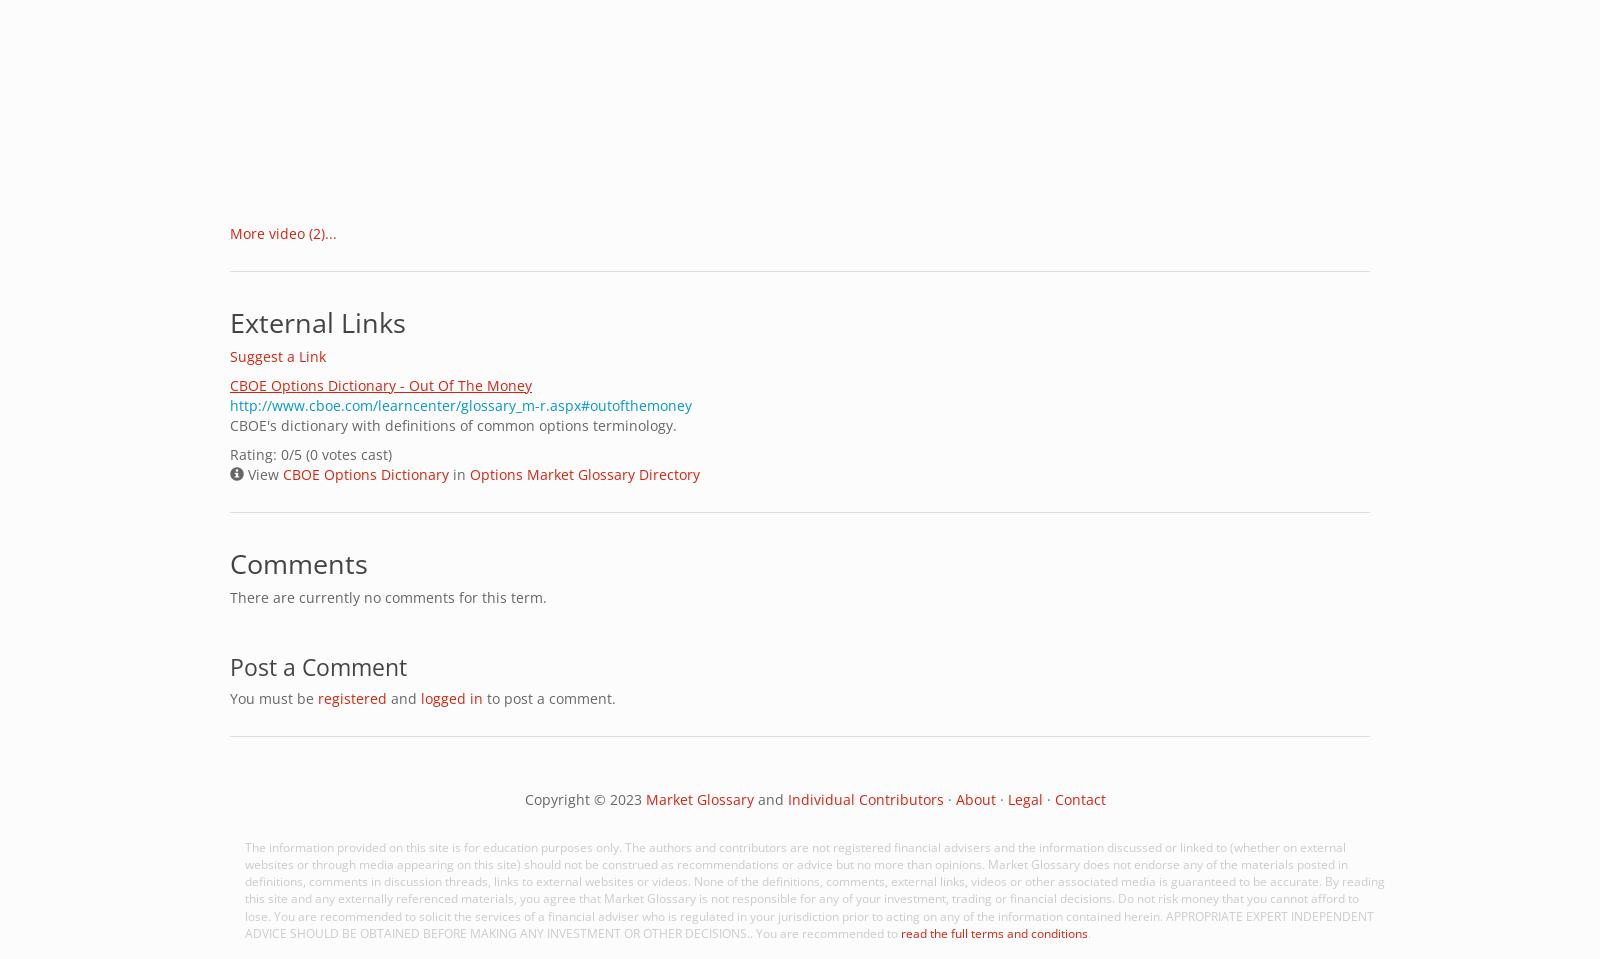 The image size is (1600, 959). What do you see at coordinates (450, 697) in the screenshot?
I see `'logged in'` at bounding box center [450, 697].